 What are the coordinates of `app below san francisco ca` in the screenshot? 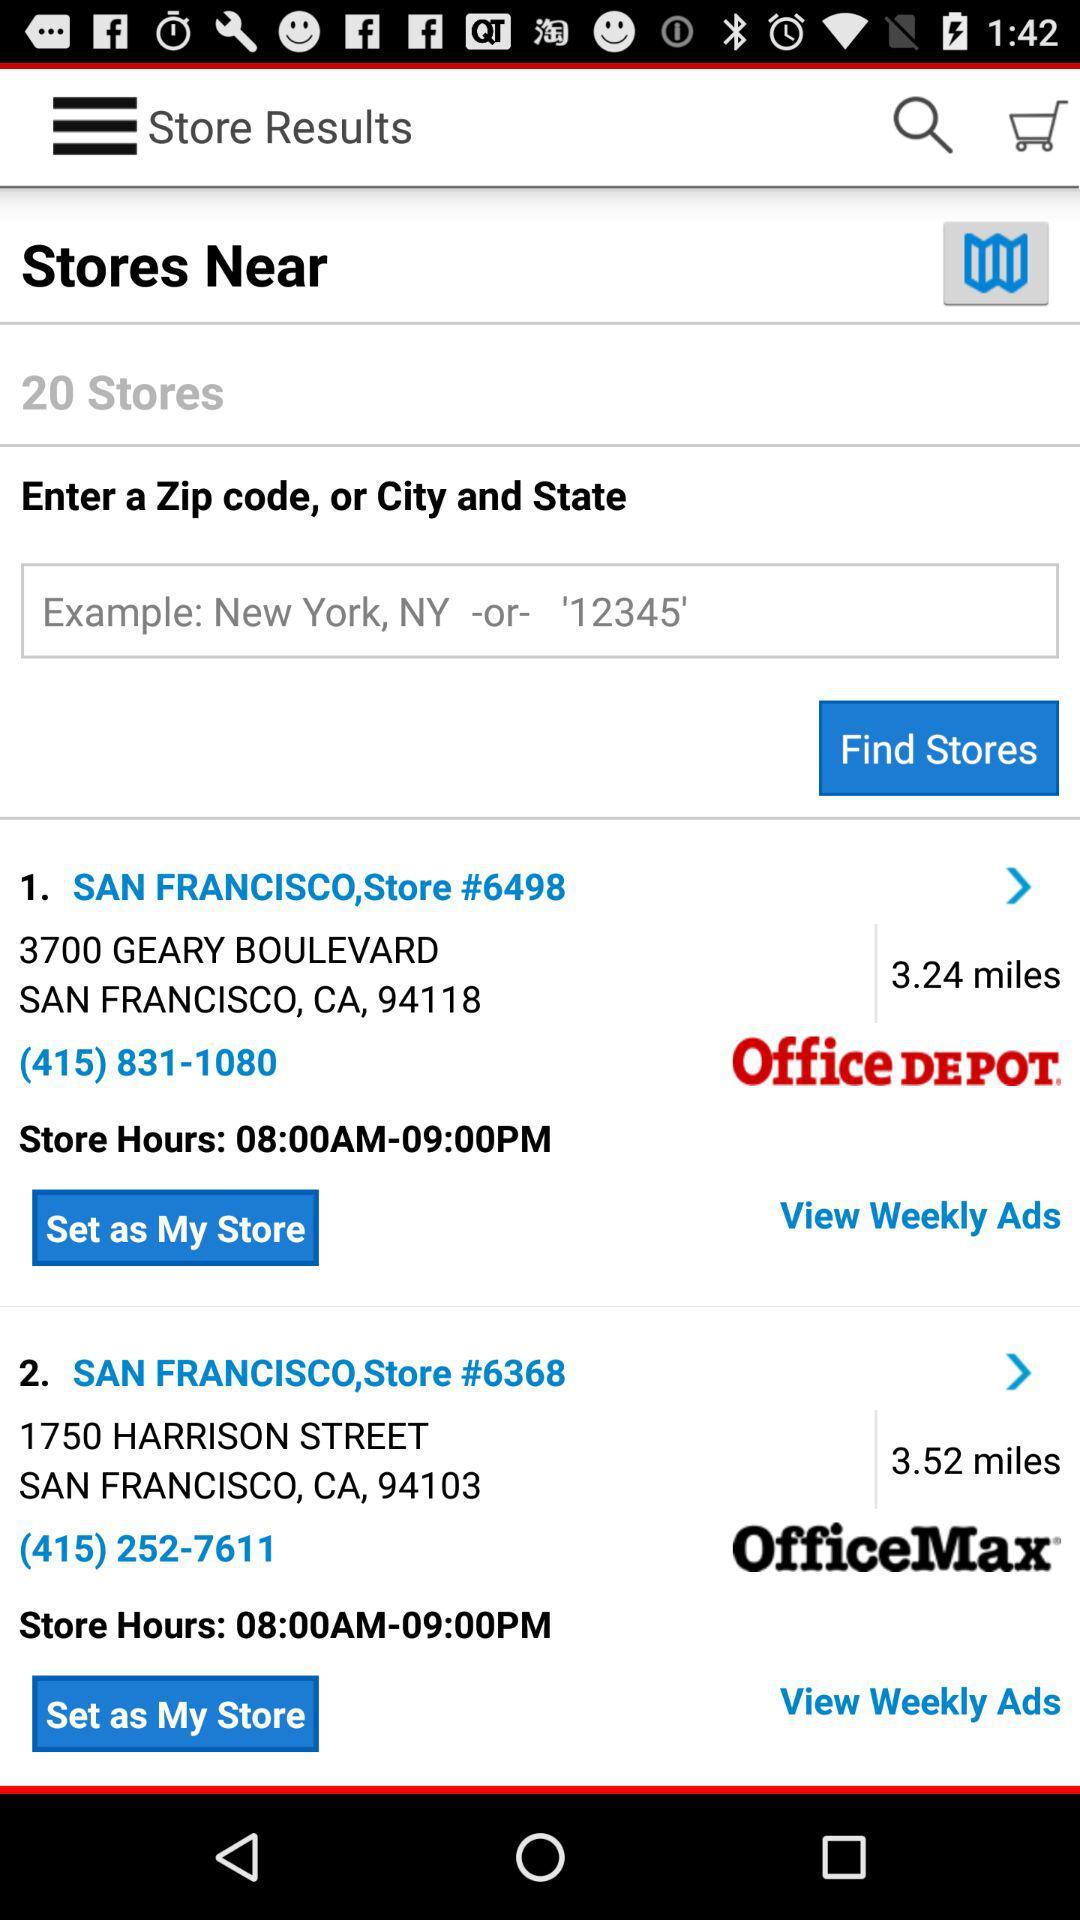 It's located at (147, 1060).